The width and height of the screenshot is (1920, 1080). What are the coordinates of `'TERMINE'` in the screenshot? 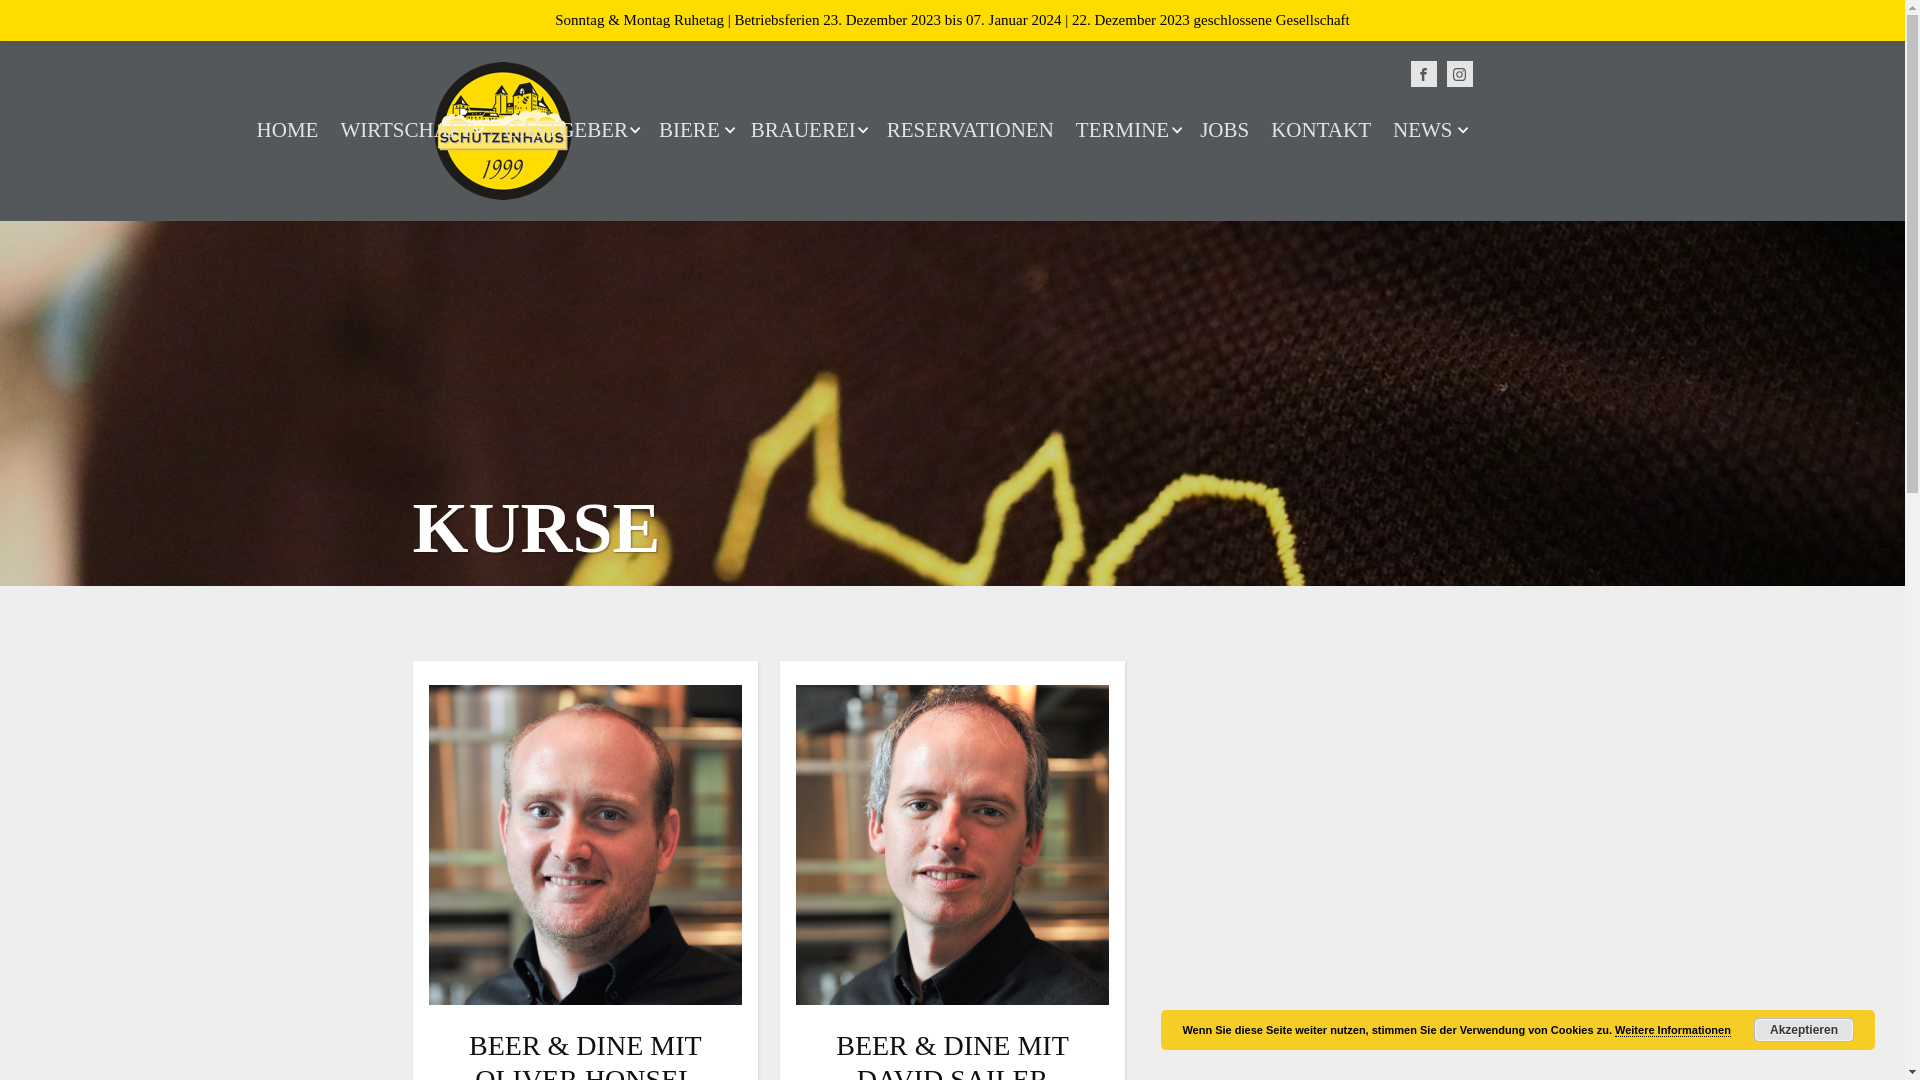 It's located at (1127, 131).